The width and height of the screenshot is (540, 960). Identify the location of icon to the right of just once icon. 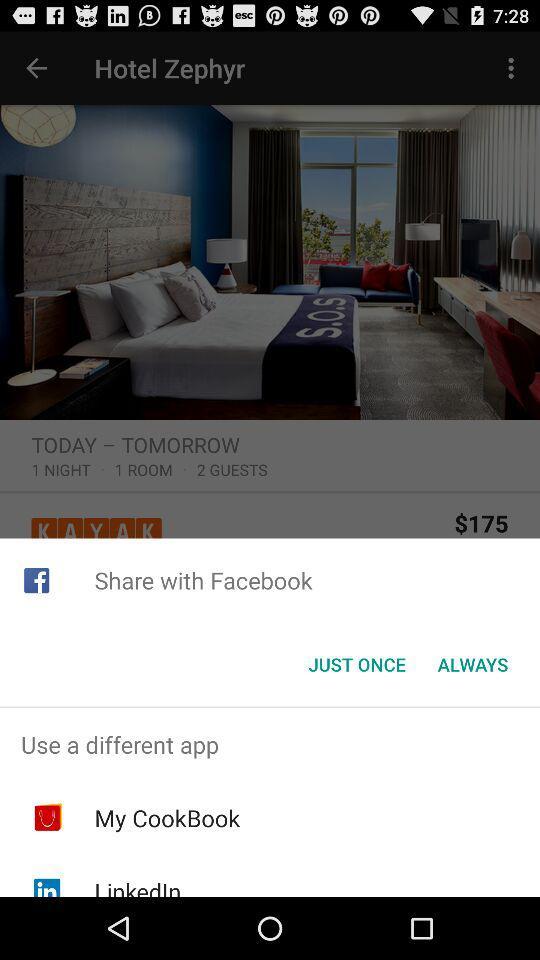
(472, 664).